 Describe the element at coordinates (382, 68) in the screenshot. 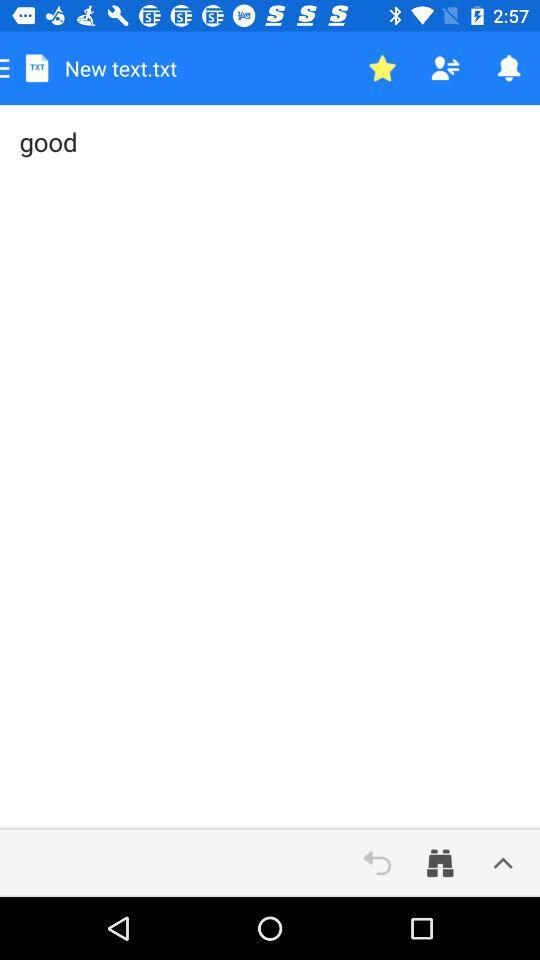

I see `the item to the right of the new text.txt item` at that location.